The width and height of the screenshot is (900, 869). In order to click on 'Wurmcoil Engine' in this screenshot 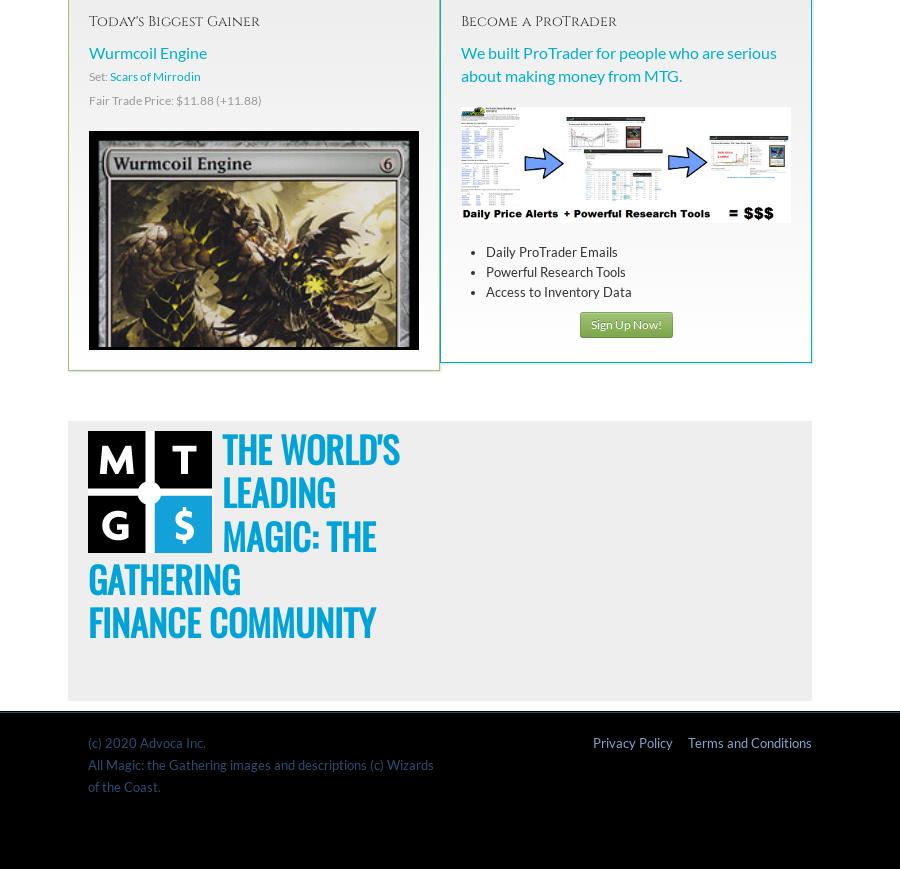, I will do `click(147, 50)`.